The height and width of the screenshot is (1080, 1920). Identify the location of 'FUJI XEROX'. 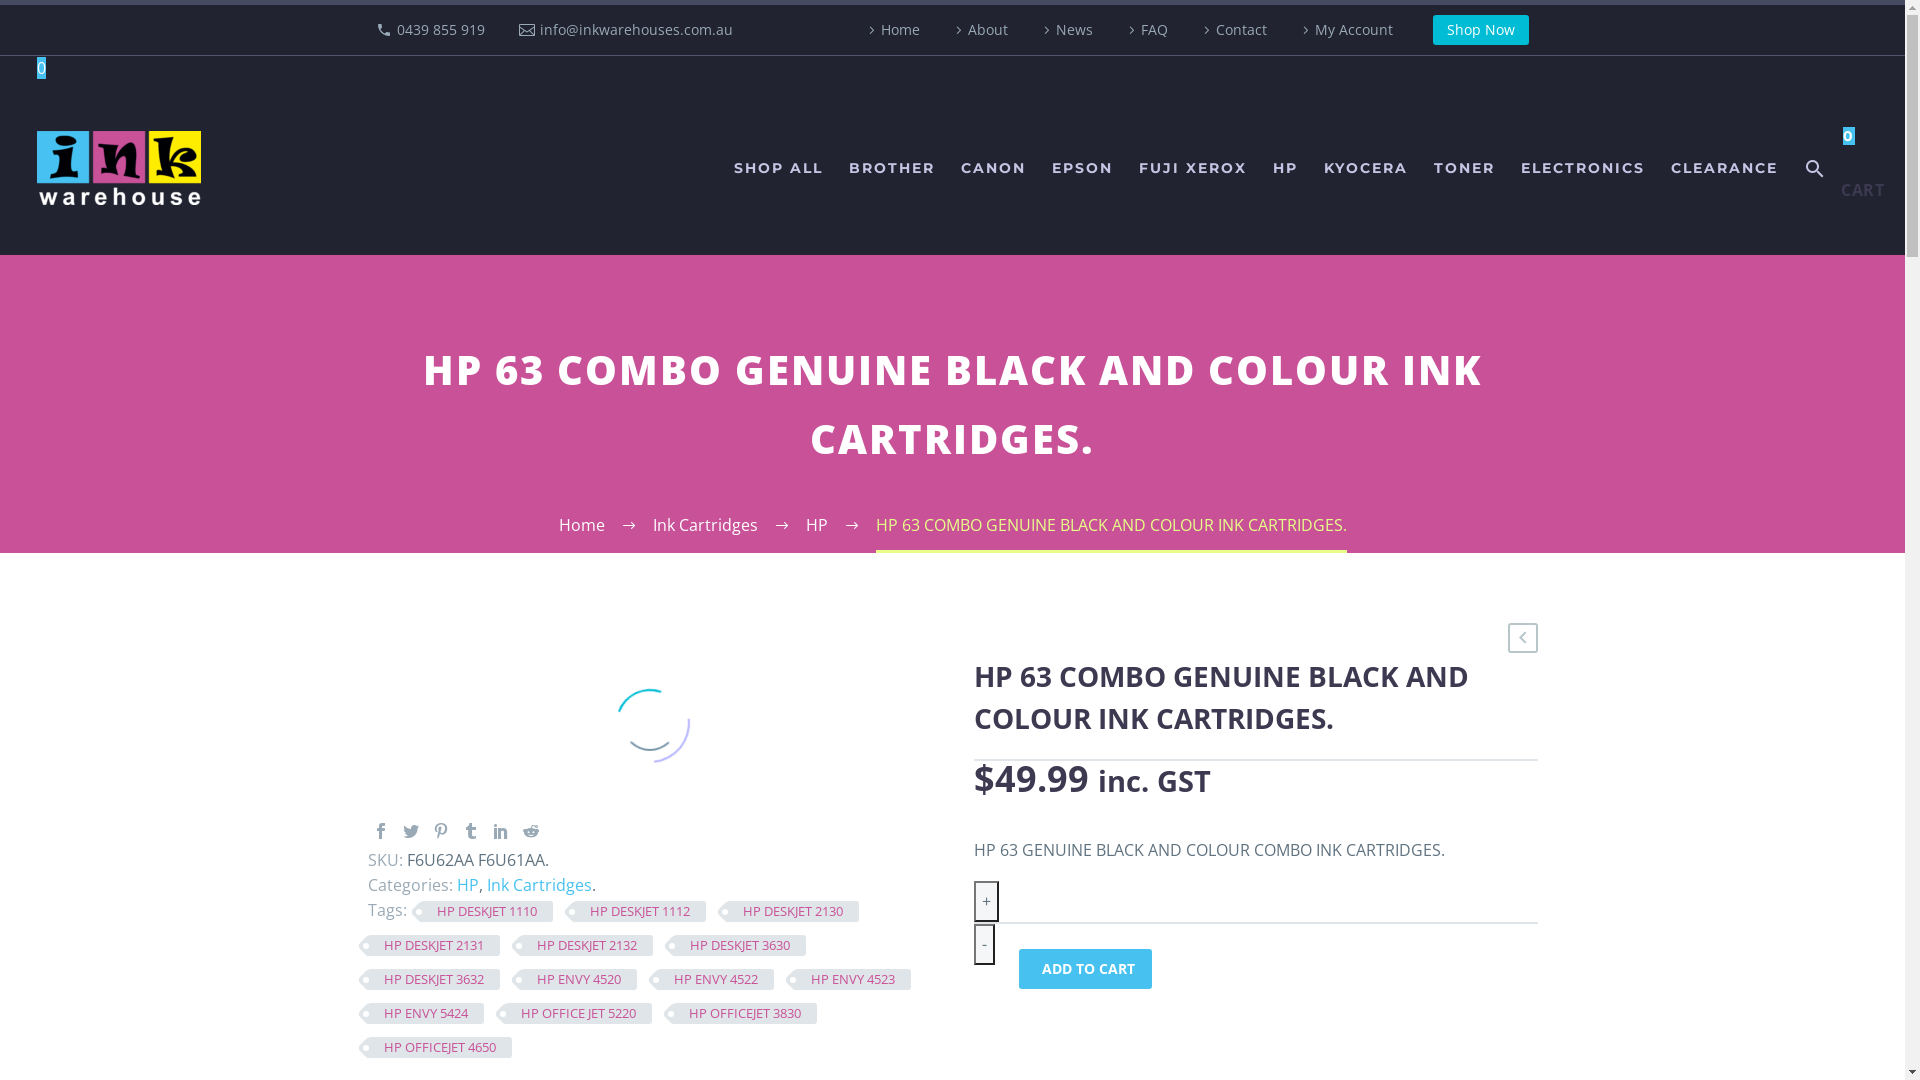
(1193, 167).